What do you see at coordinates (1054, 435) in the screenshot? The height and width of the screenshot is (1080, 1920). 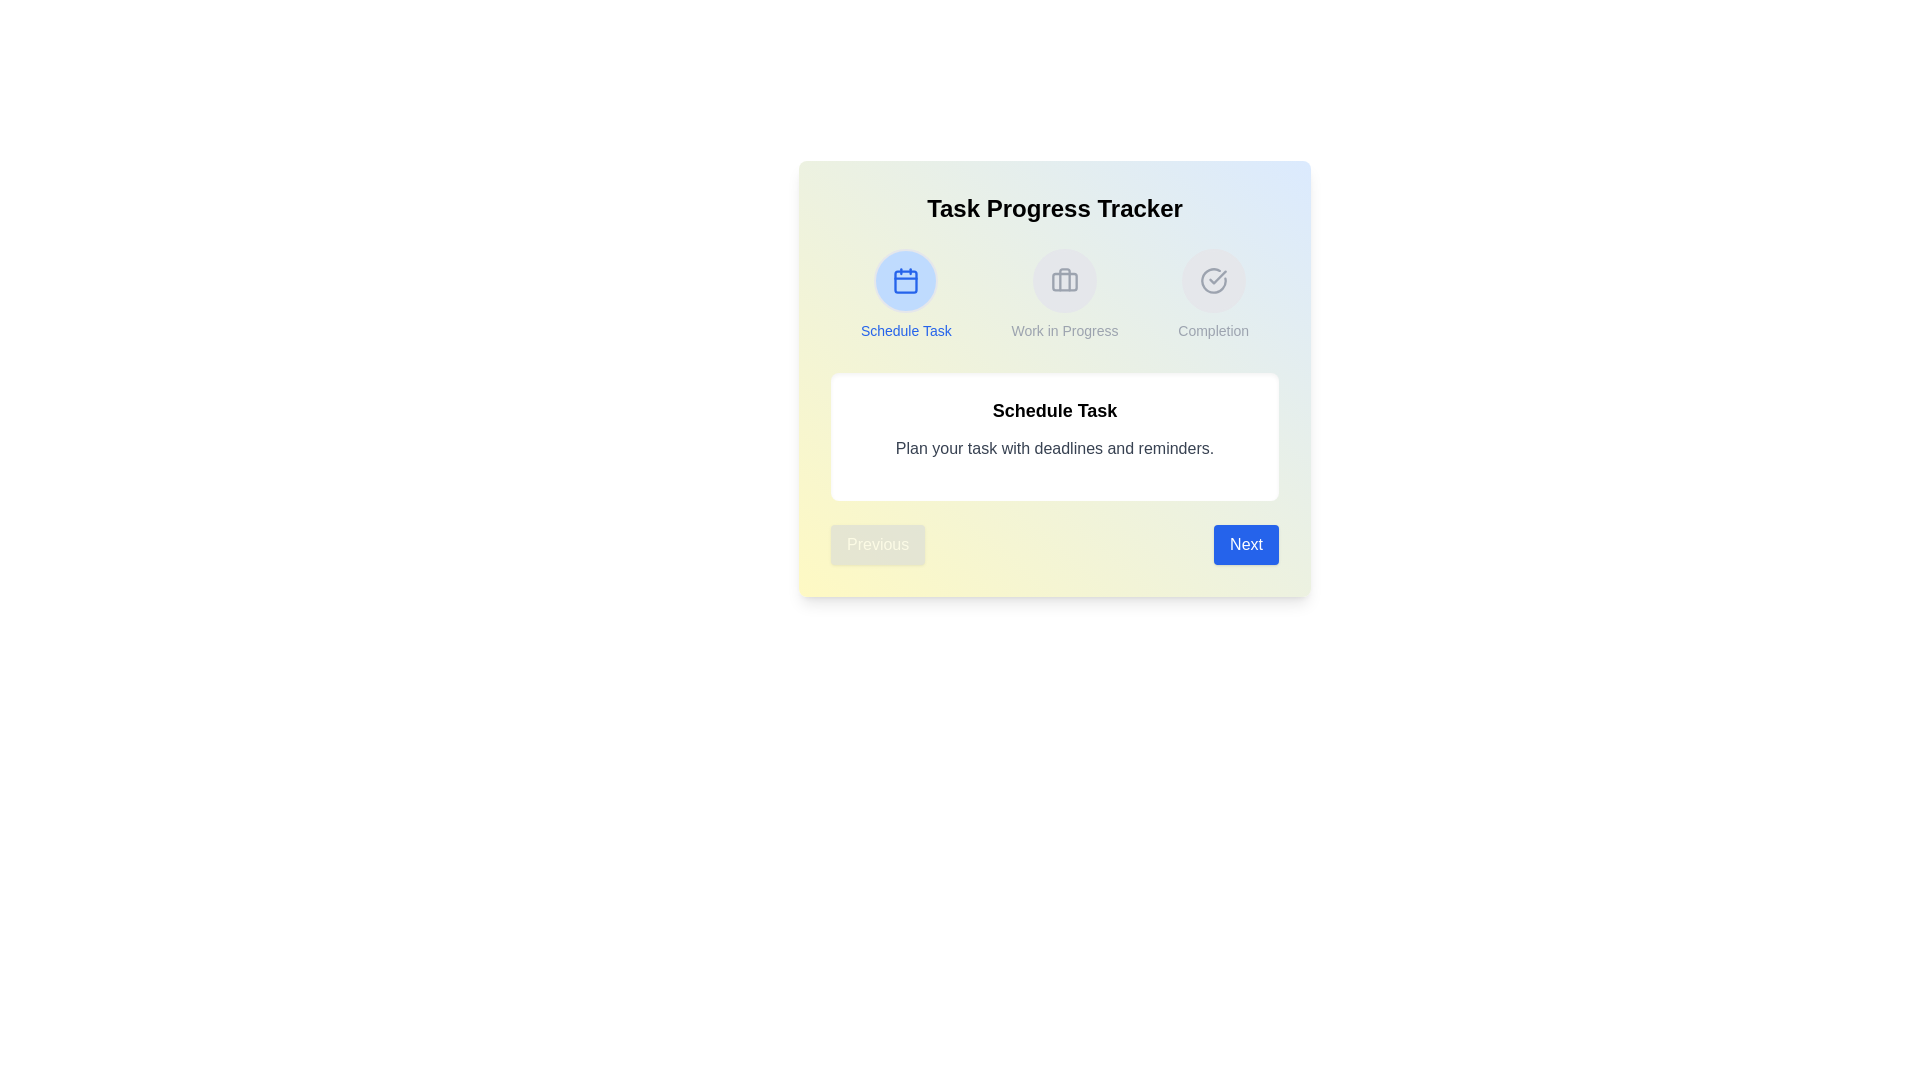 I see `the description area to focus on it` at bounding box center [1054, 435].